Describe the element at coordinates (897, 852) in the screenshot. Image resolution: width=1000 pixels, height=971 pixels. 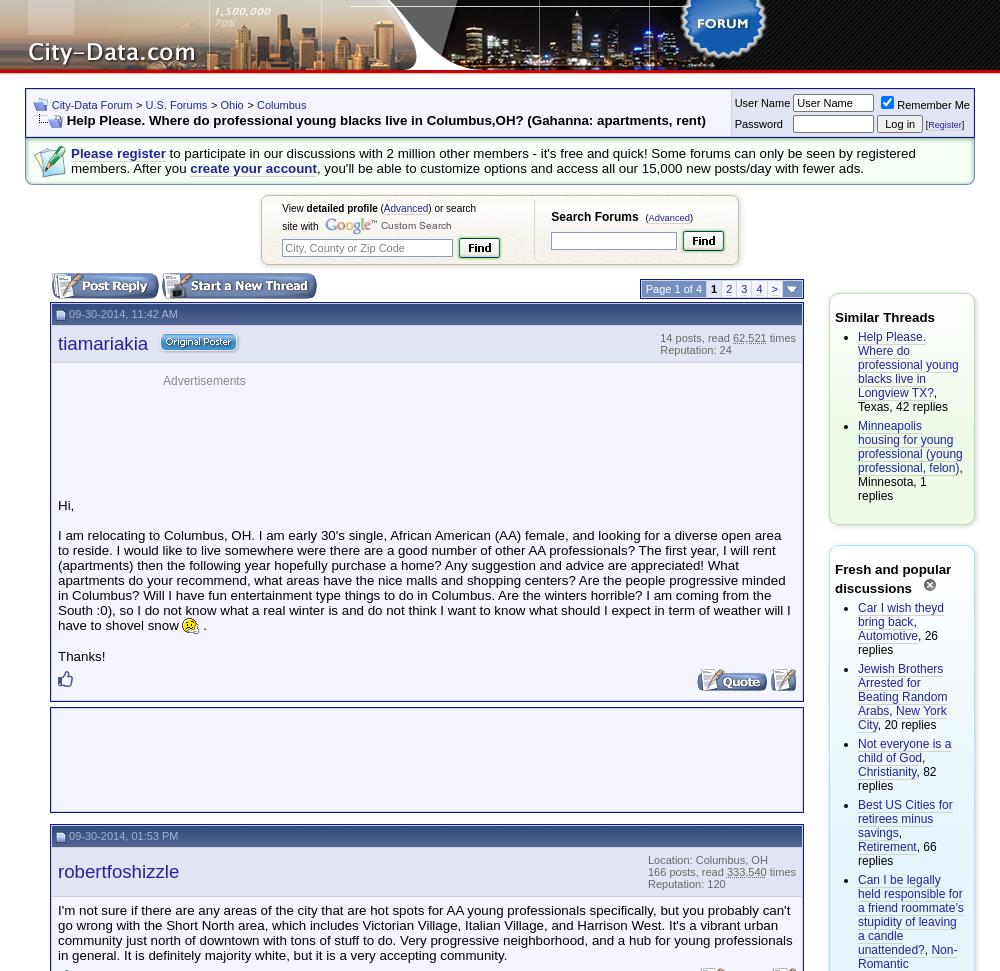
I see `', 66 replies'` at that location.